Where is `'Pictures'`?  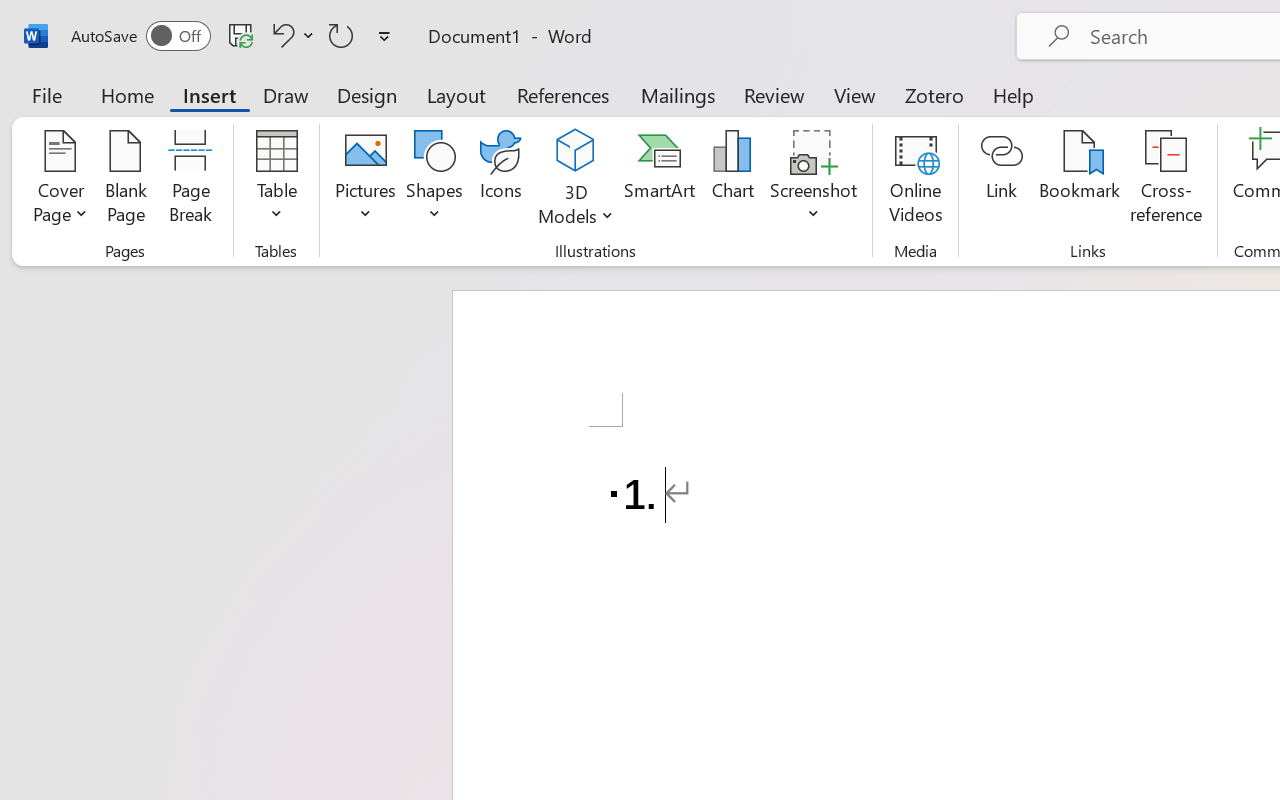 'Pictures' is located at coordinates (365, 179).